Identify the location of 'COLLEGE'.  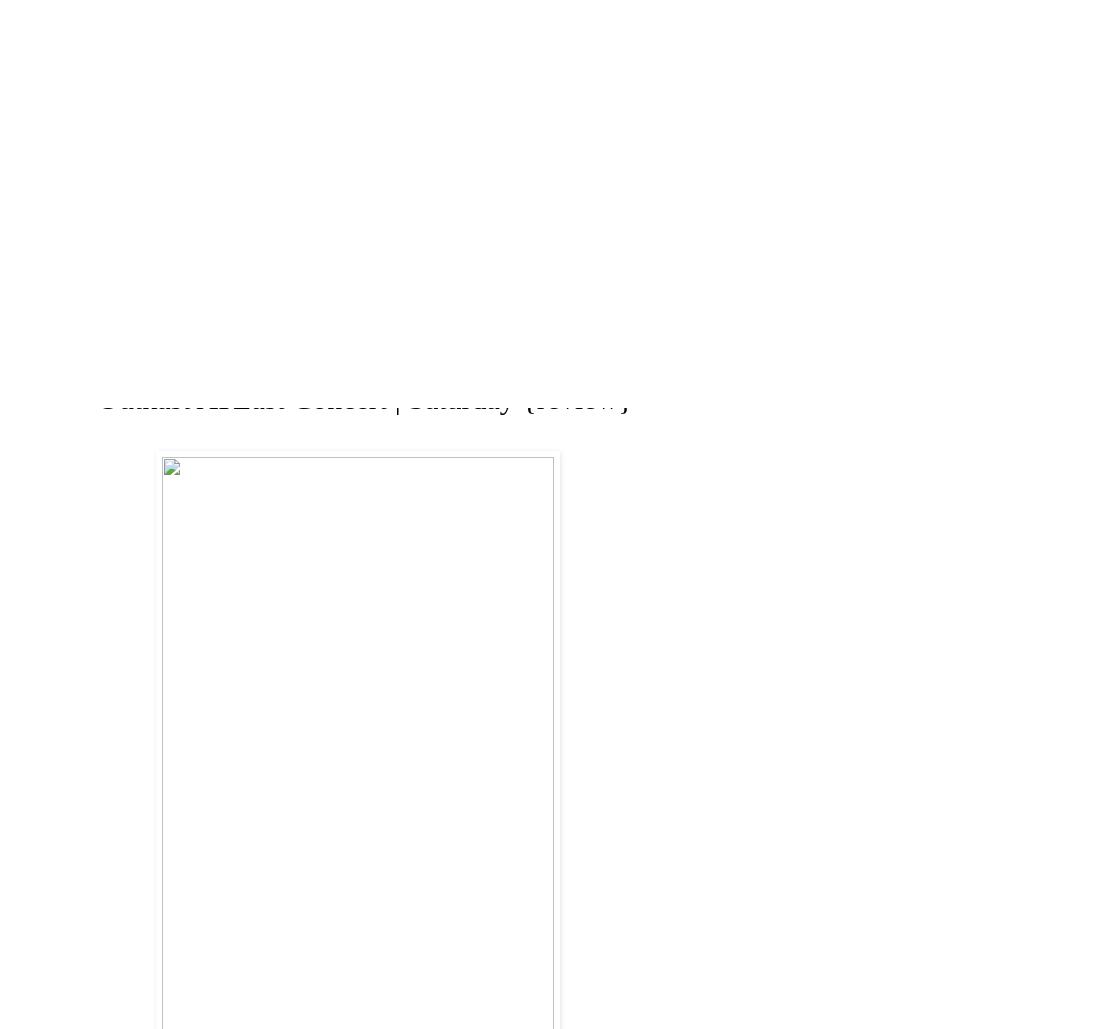
(535, 280).